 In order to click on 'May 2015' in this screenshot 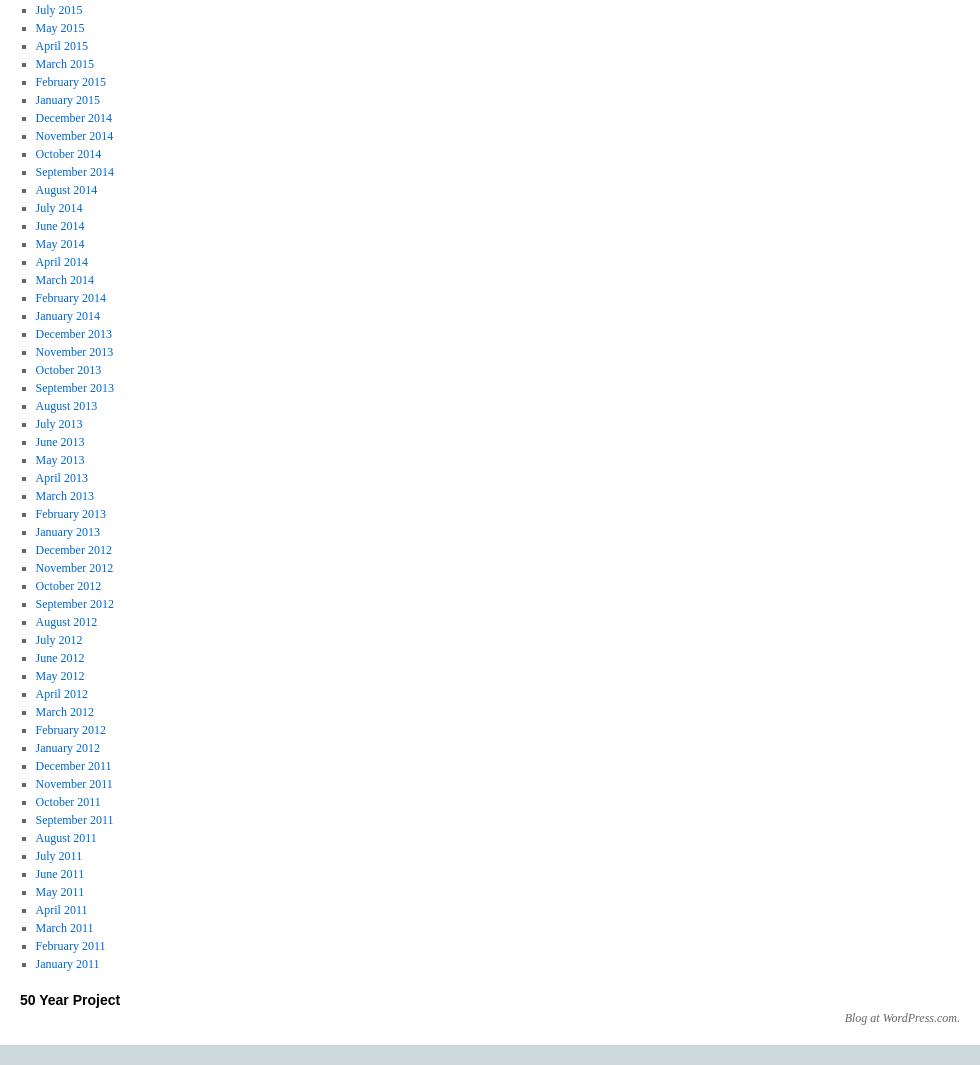, I will do `click(59, 27)`.